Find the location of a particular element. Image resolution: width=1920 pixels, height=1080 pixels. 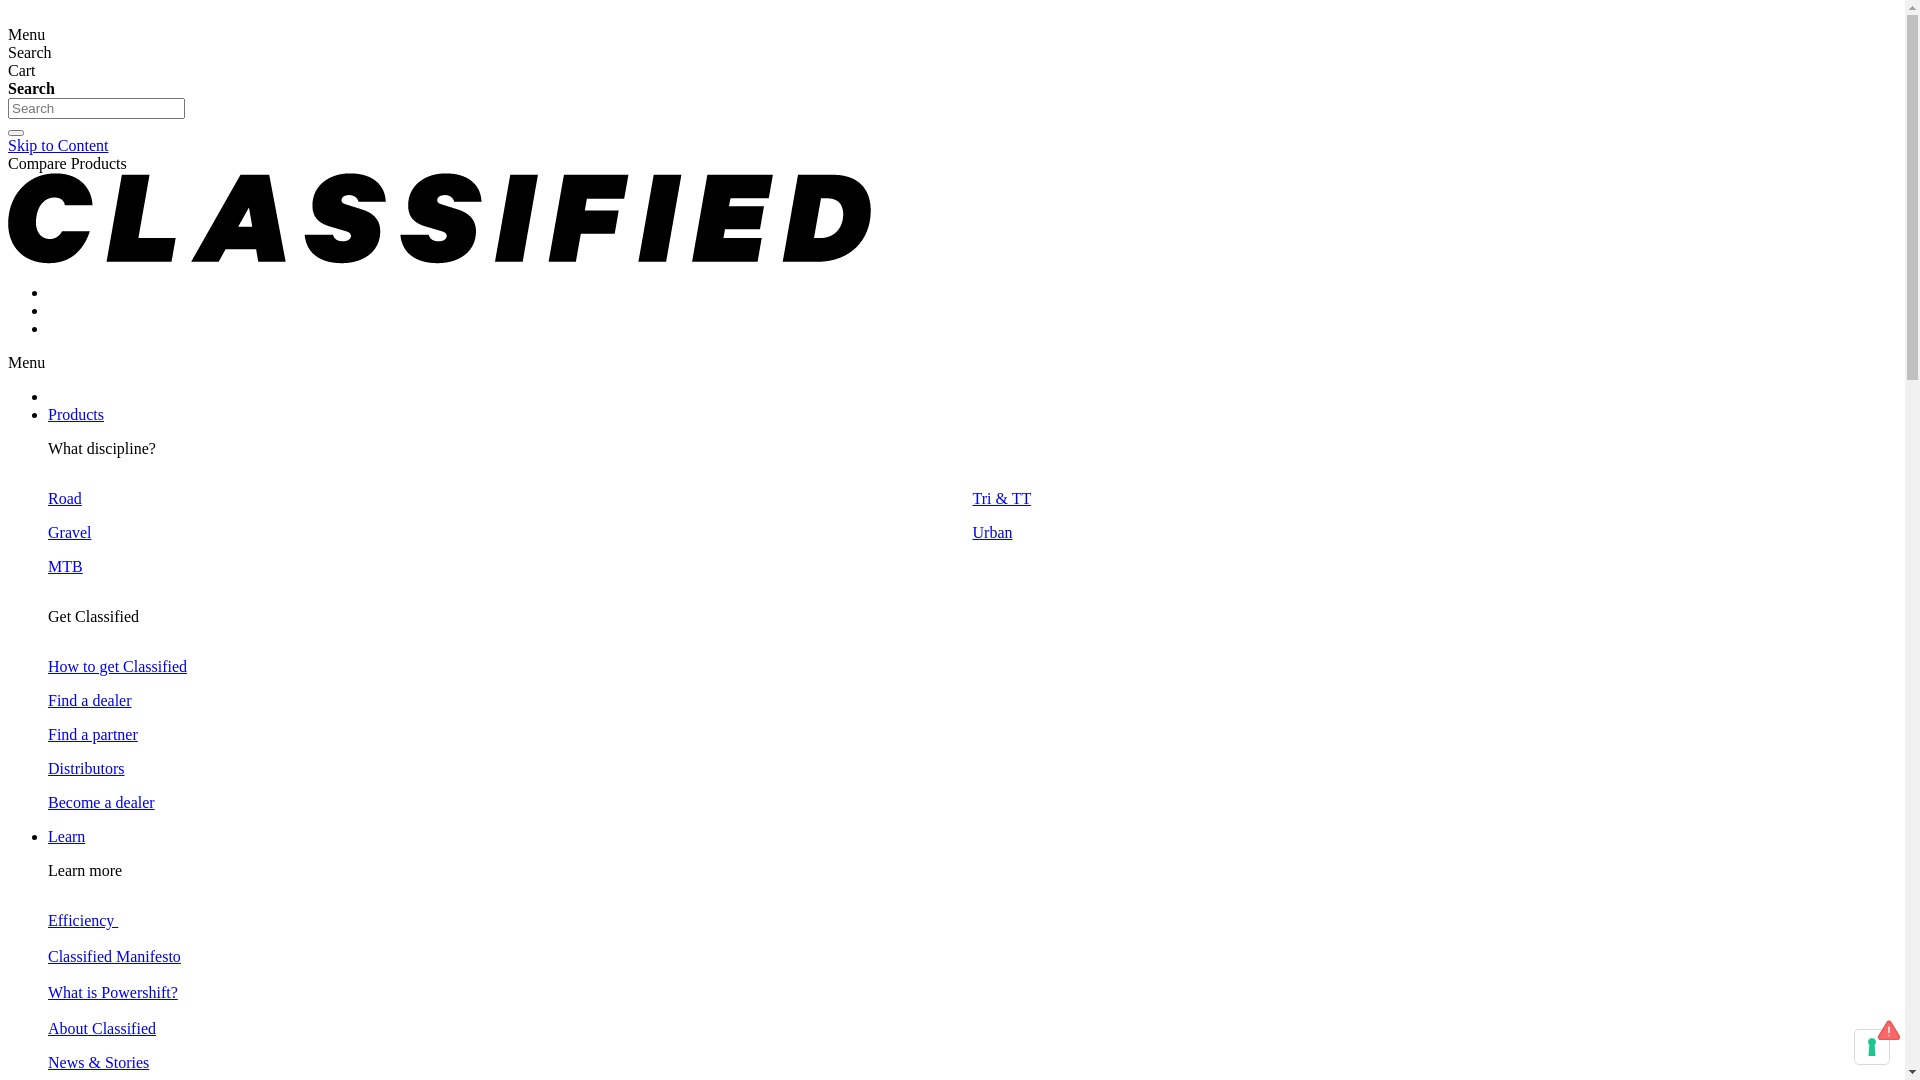

'Efficiency ' is located at coordinates (81, 920).